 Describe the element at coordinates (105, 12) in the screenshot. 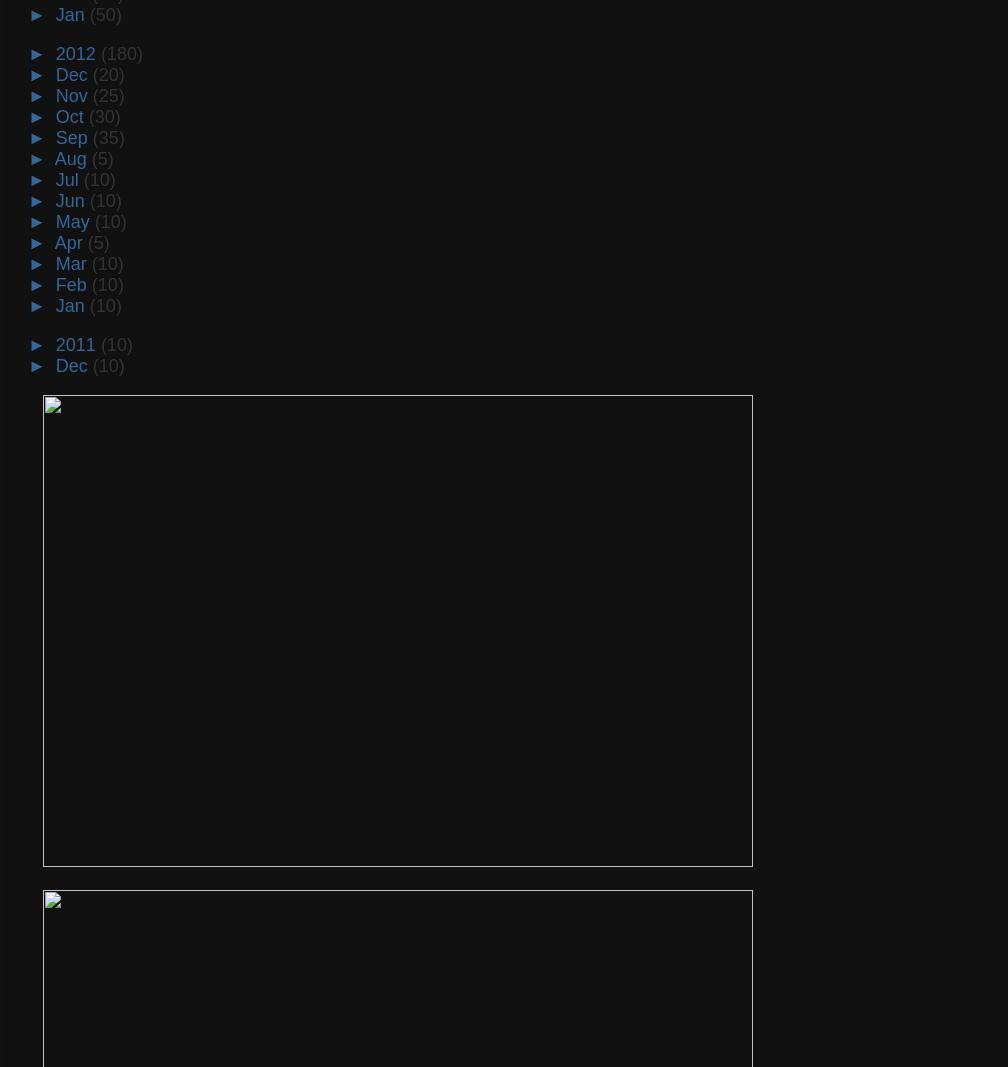

I see `'(50)'` at that location.